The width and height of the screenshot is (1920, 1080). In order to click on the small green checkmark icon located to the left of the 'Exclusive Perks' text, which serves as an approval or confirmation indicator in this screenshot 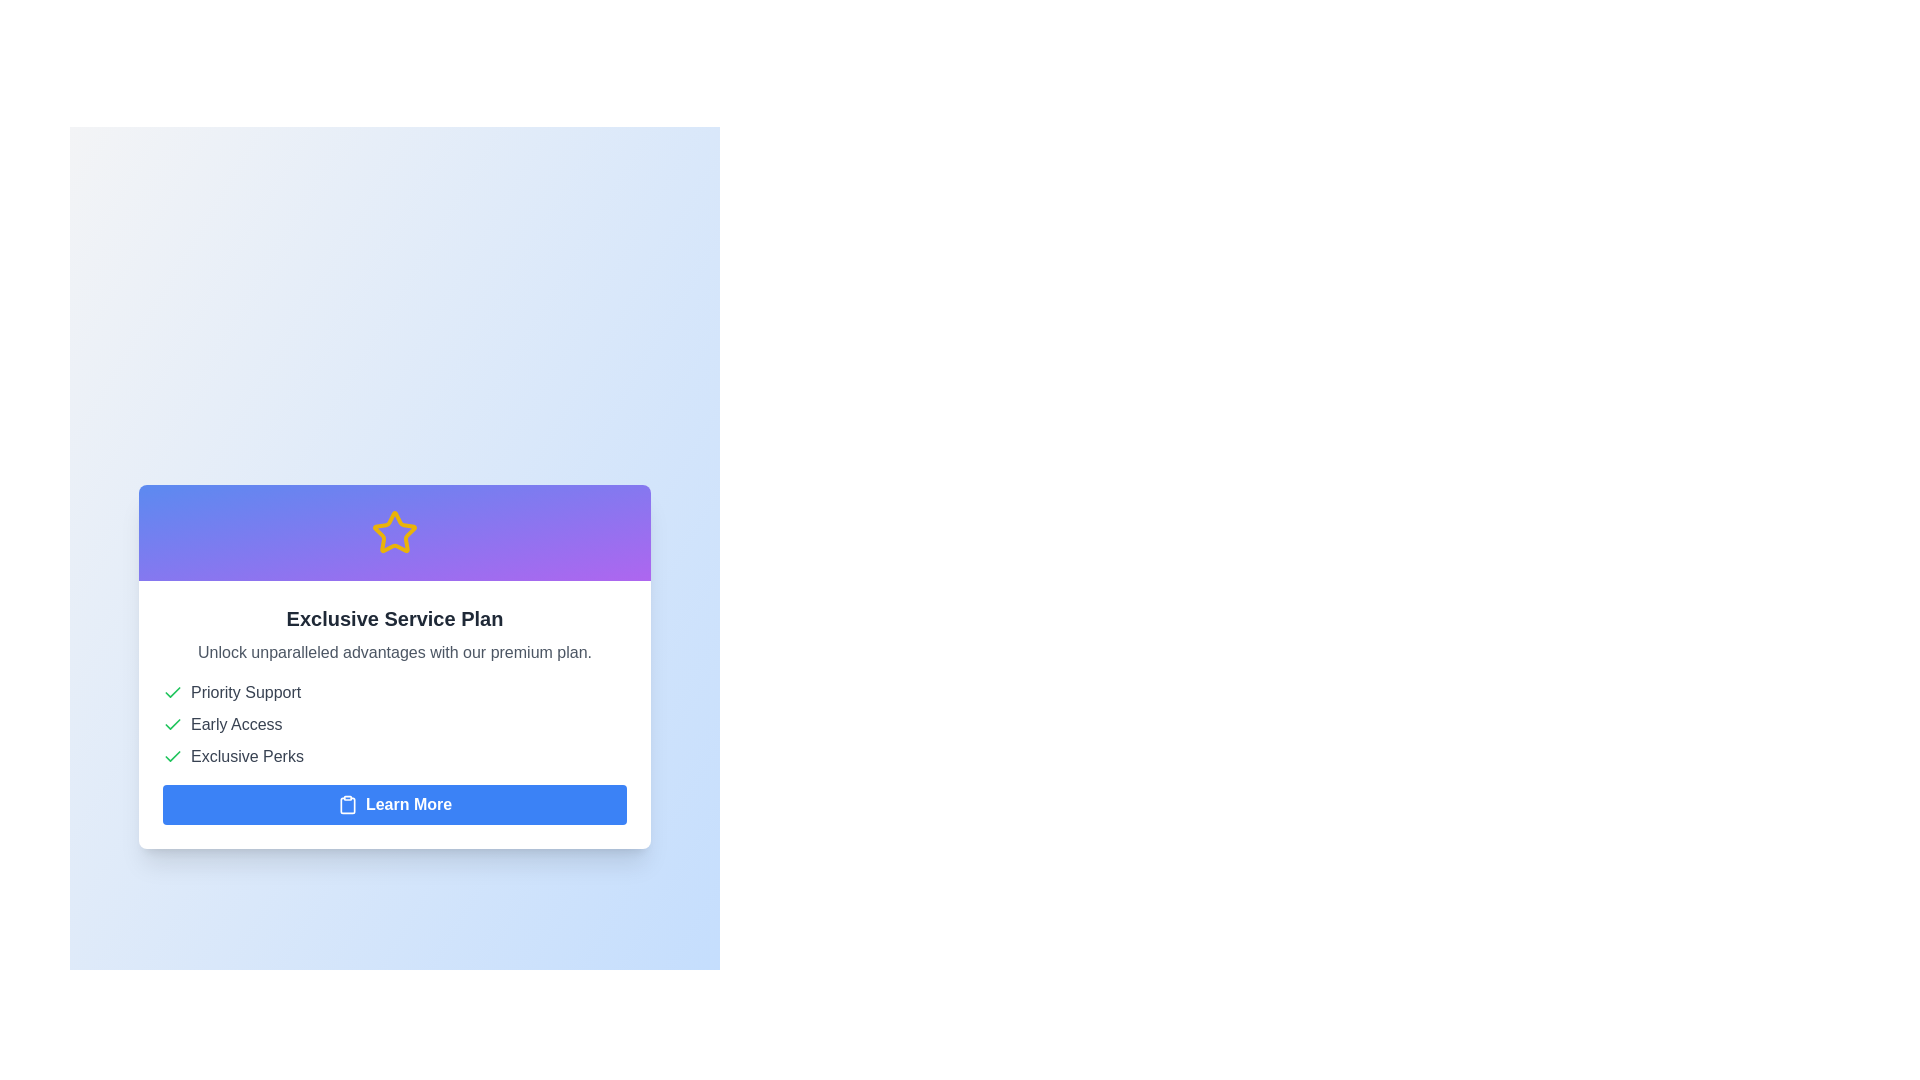, I will do `click(172, 756)`.